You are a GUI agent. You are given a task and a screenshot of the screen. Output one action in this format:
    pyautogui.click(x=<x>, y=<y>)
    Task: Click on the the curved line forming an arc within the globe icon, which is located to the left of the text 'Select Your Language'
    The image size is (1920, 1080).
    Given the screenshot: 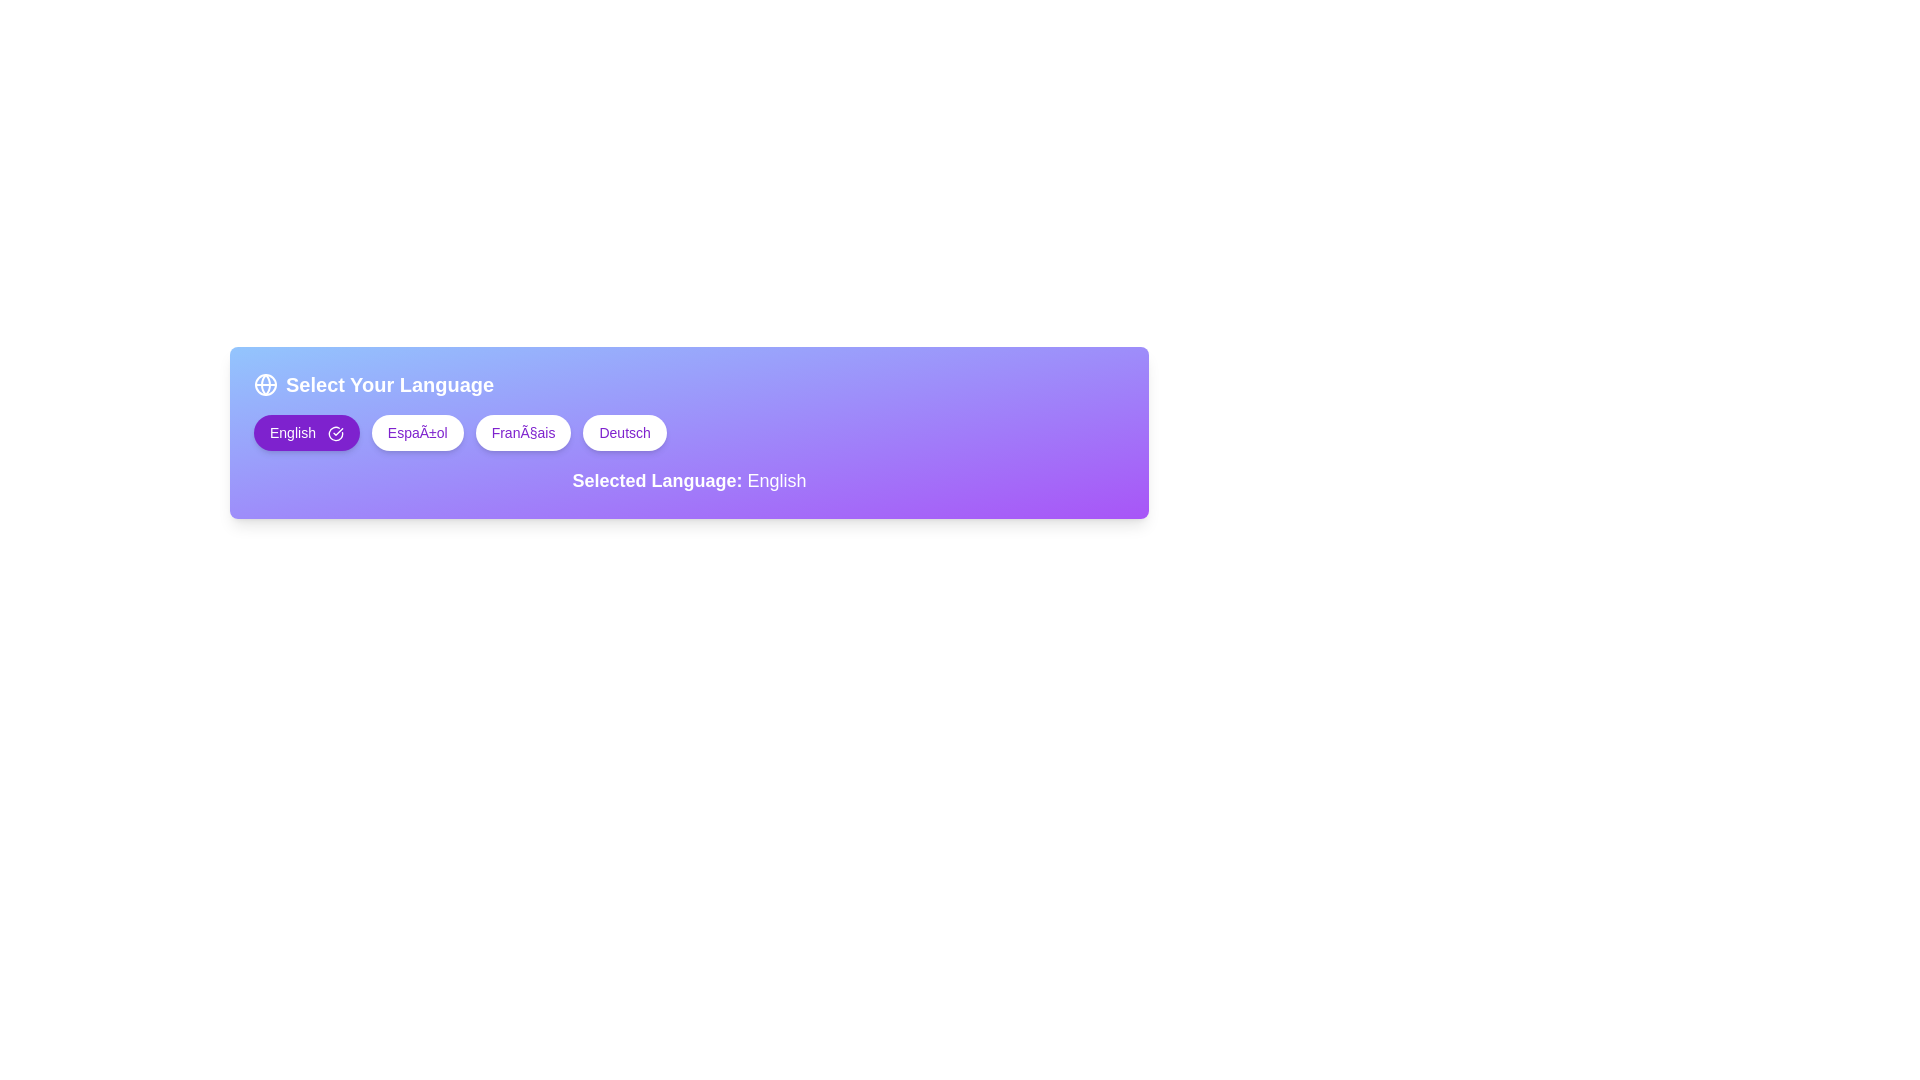 What is the action you would take?
    pyautogui.click(x=264, y=385)
    